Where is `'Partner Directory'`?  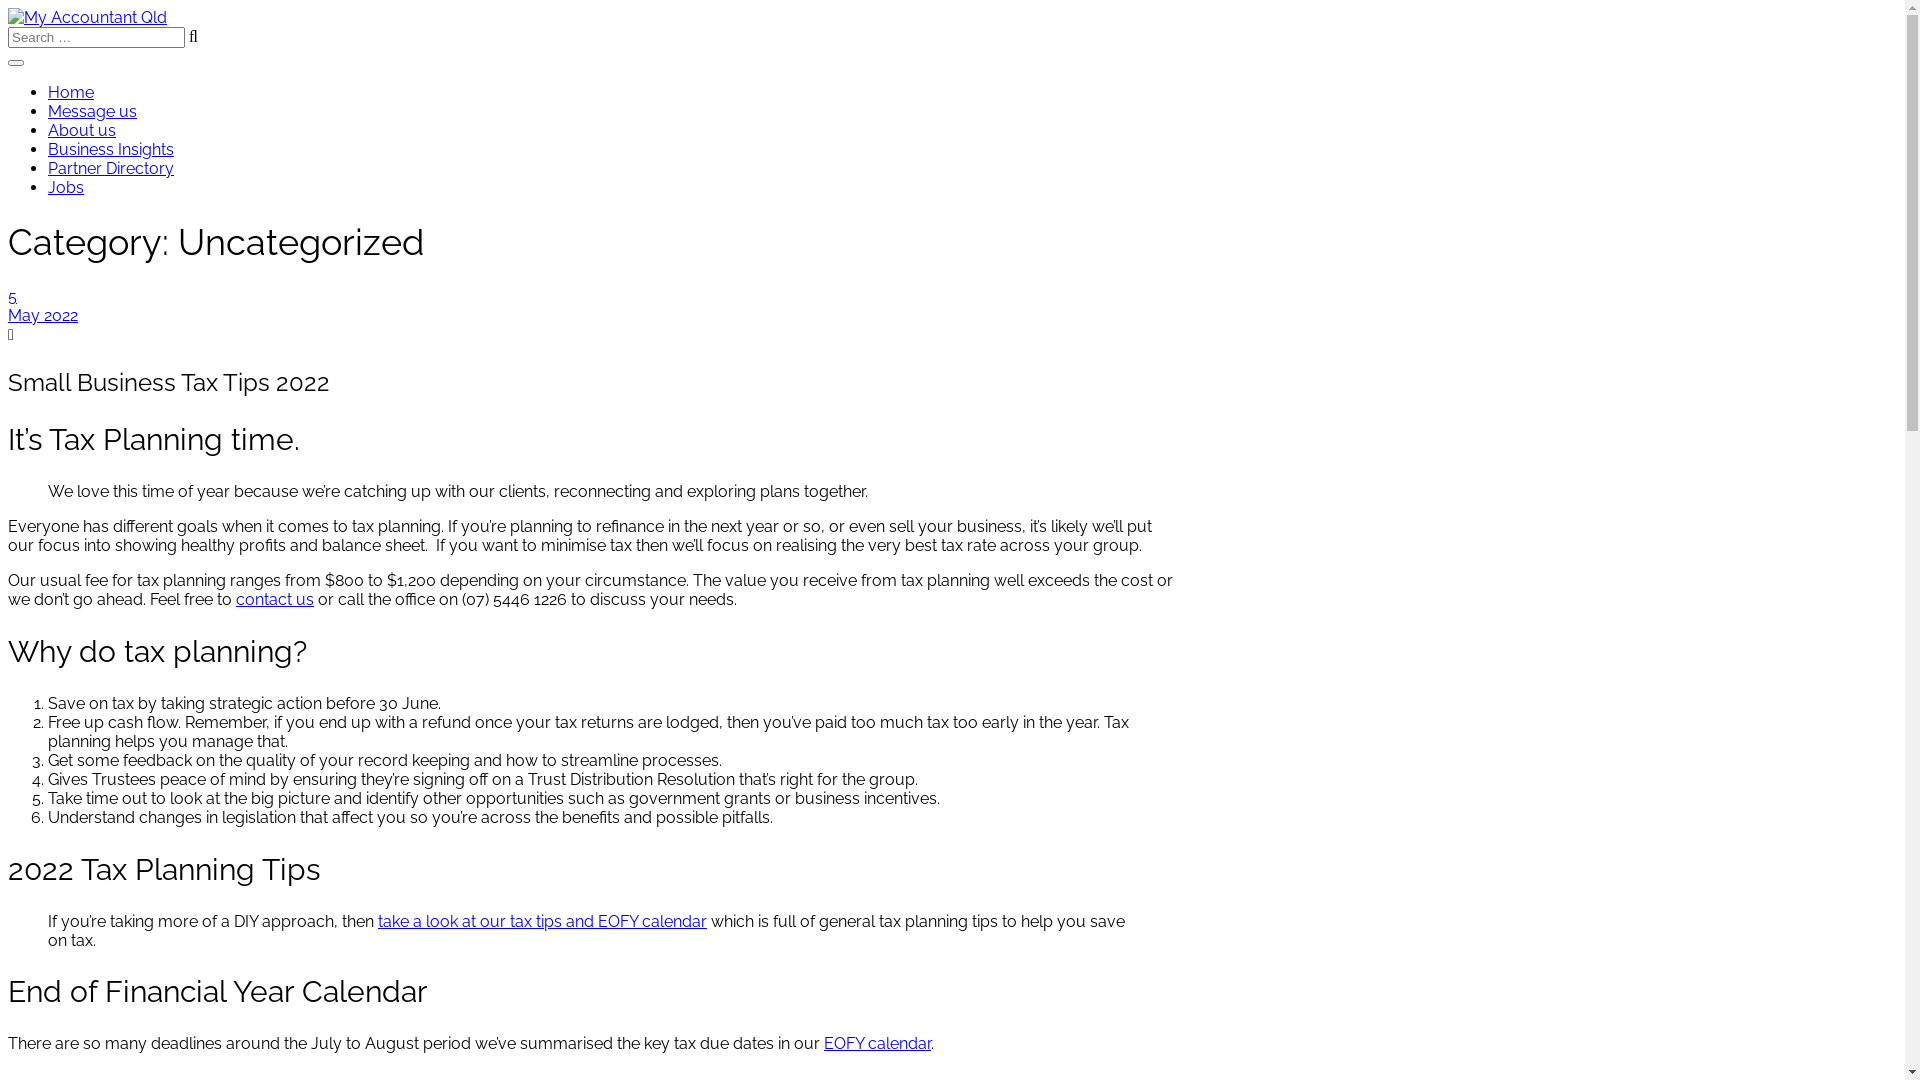 'Partner Directory' is located at coordinates (109, 167).